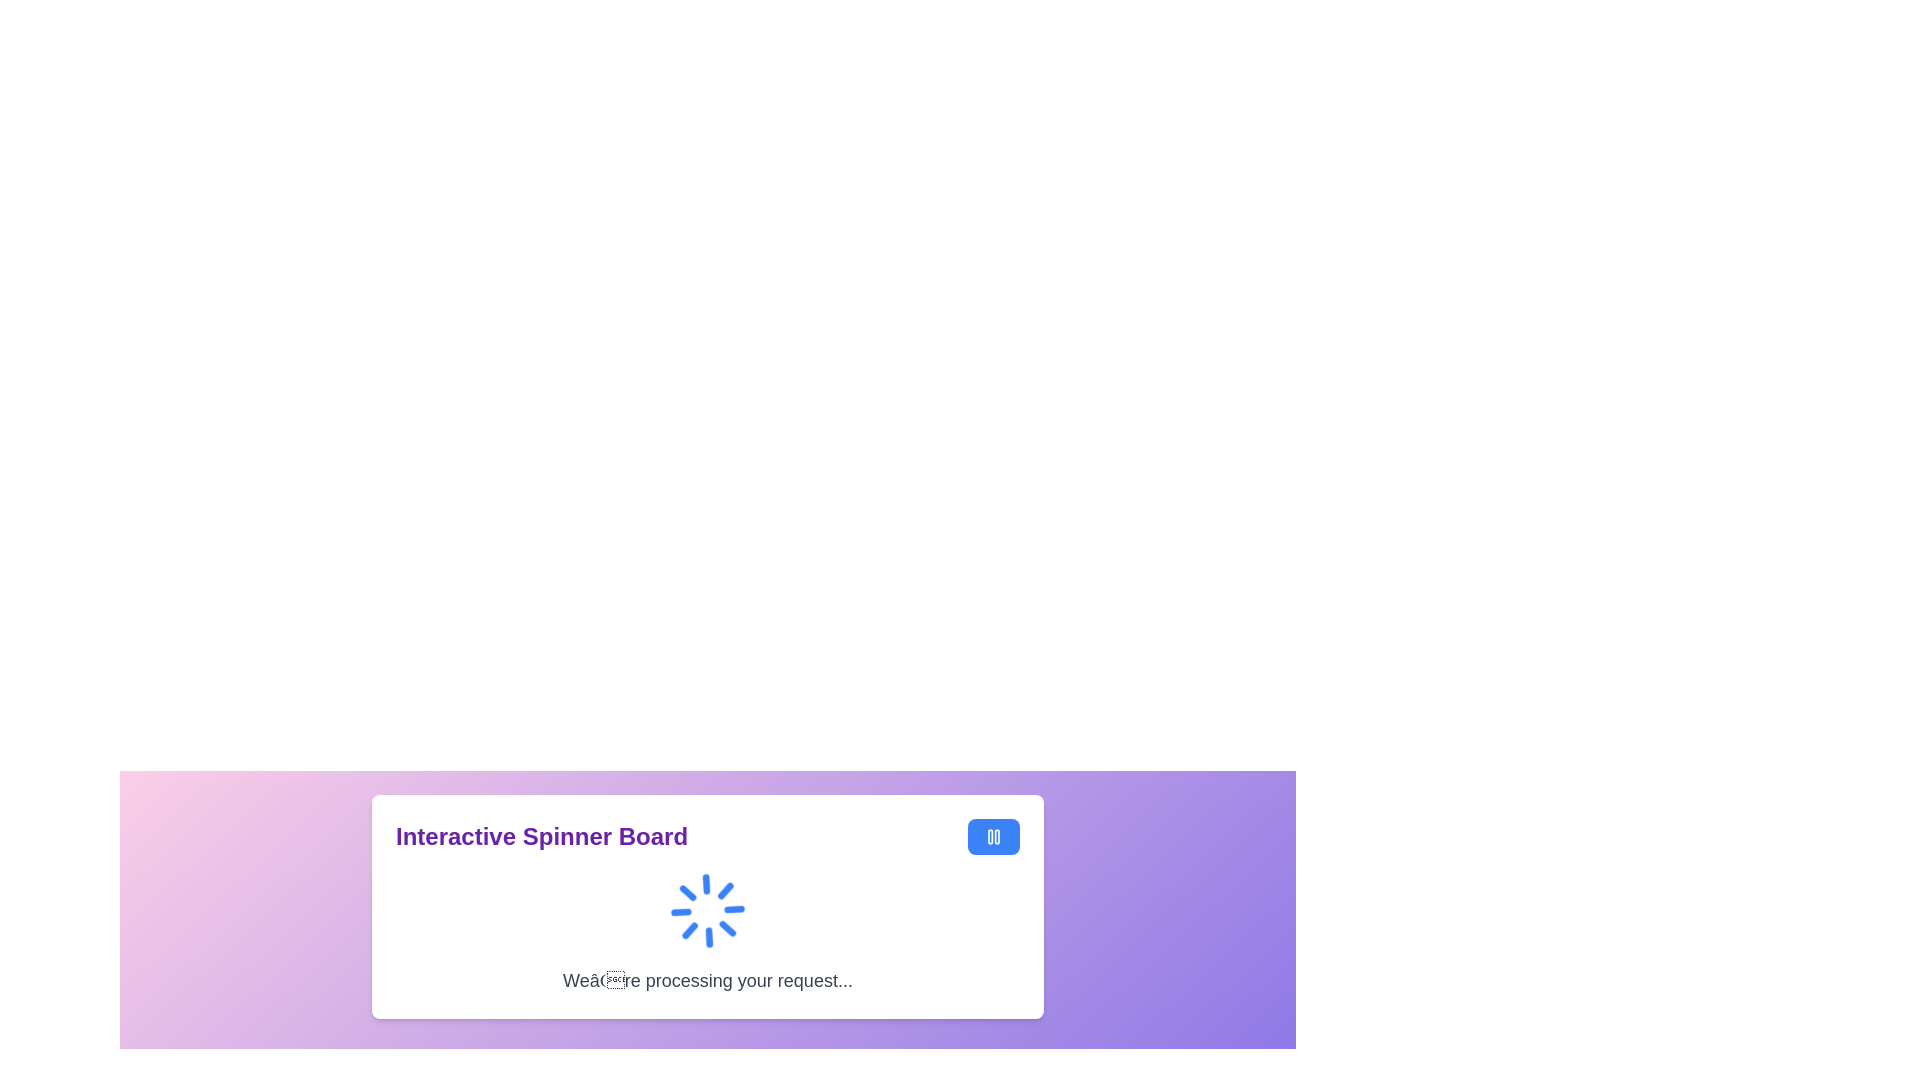  Describe the element at coordinates (689, 929) in the screenshot. I see `the small graphical line segment of the radial spinner component under the title 'Interactive Spinner Board'` at that location.